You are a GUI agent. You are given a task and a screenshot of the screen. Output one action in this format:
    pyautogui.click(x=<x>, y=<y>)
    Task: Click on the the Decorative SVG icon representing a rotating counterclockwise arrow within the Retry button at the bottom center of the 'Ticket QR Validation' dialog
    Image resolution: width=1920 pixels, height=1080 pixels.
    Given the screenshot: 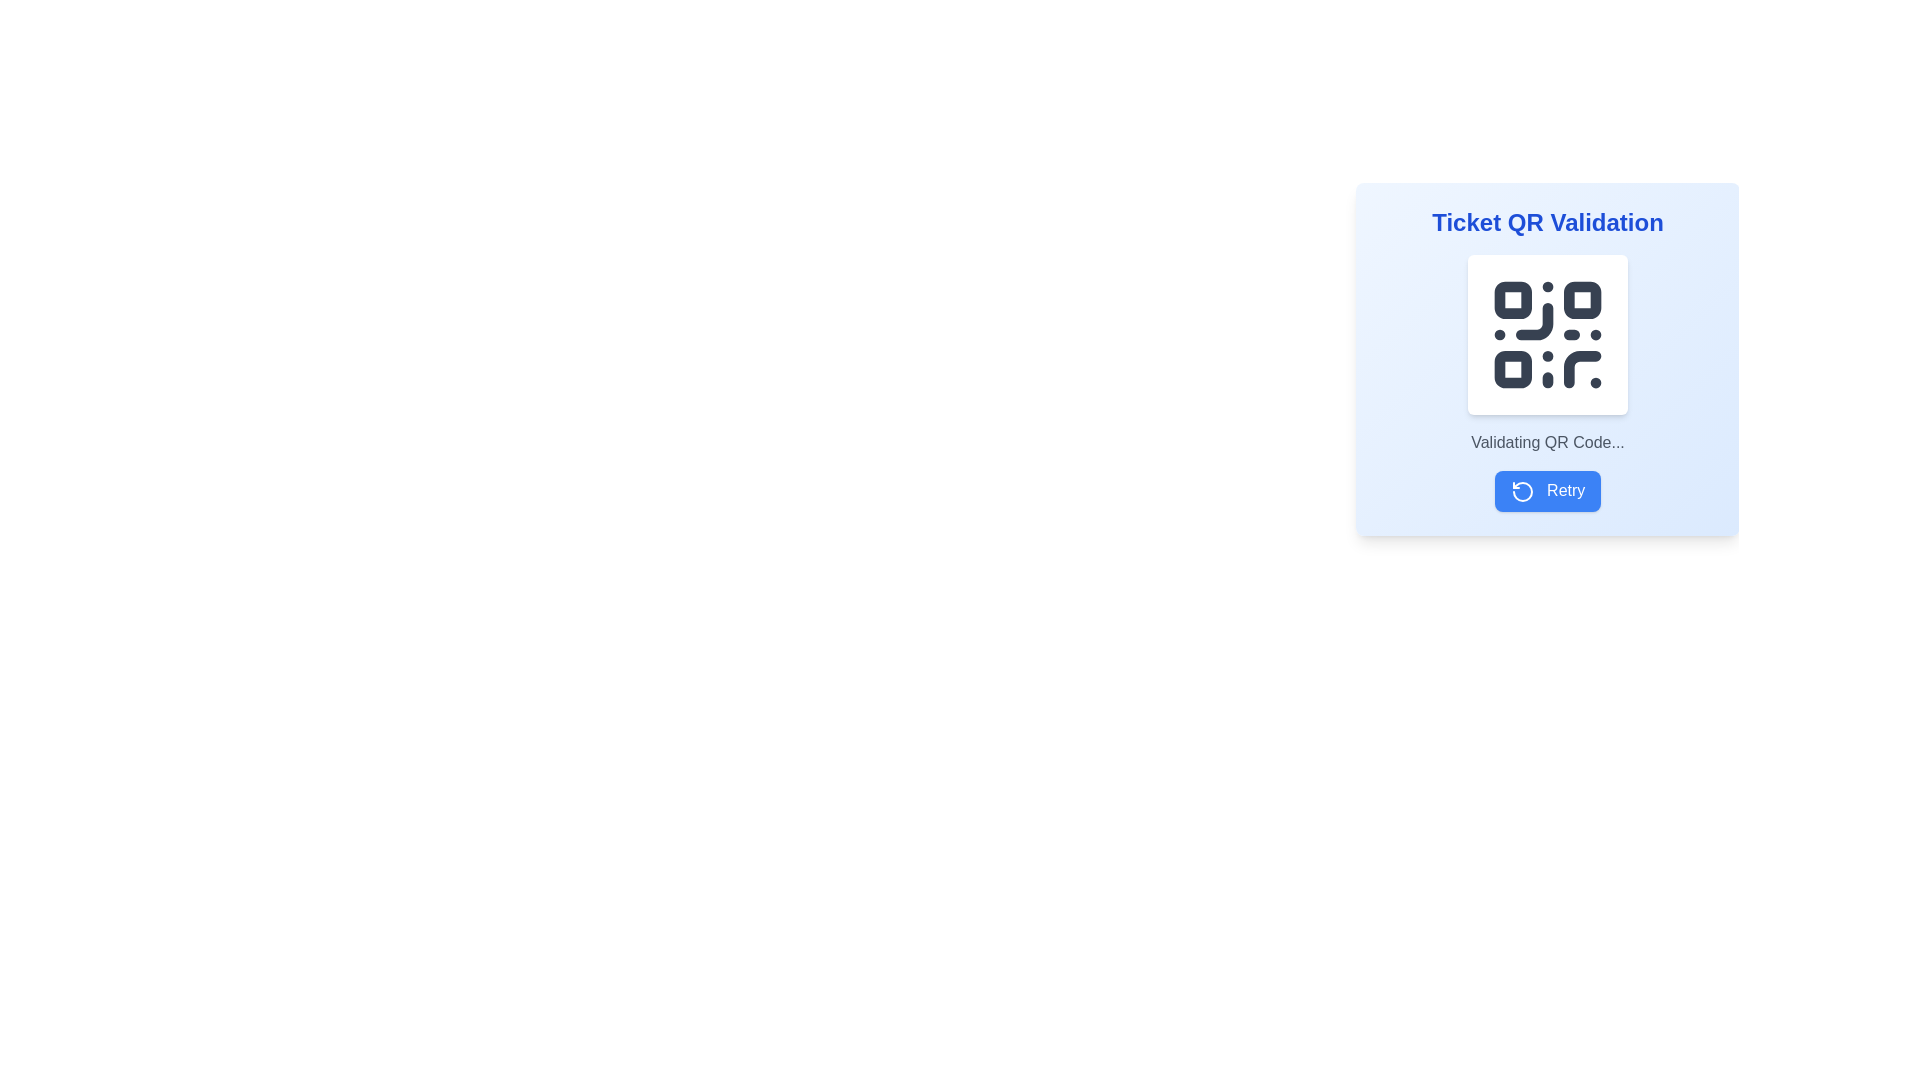 What is the action you would take?
    pyautogui.click(x=1521, y=491)
    